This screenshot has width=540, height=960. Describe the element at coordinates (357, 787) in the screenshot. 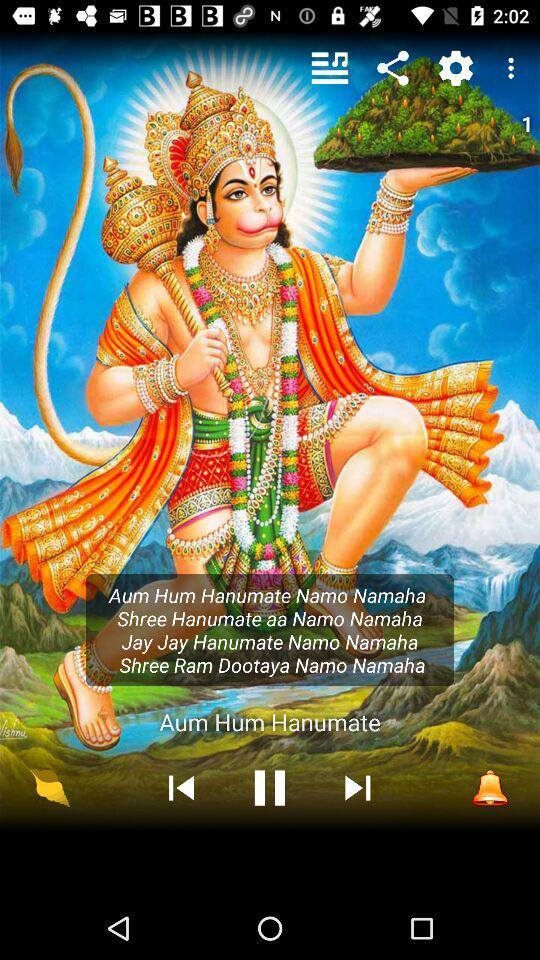

I see `the play button beside the bell icon` at that location.